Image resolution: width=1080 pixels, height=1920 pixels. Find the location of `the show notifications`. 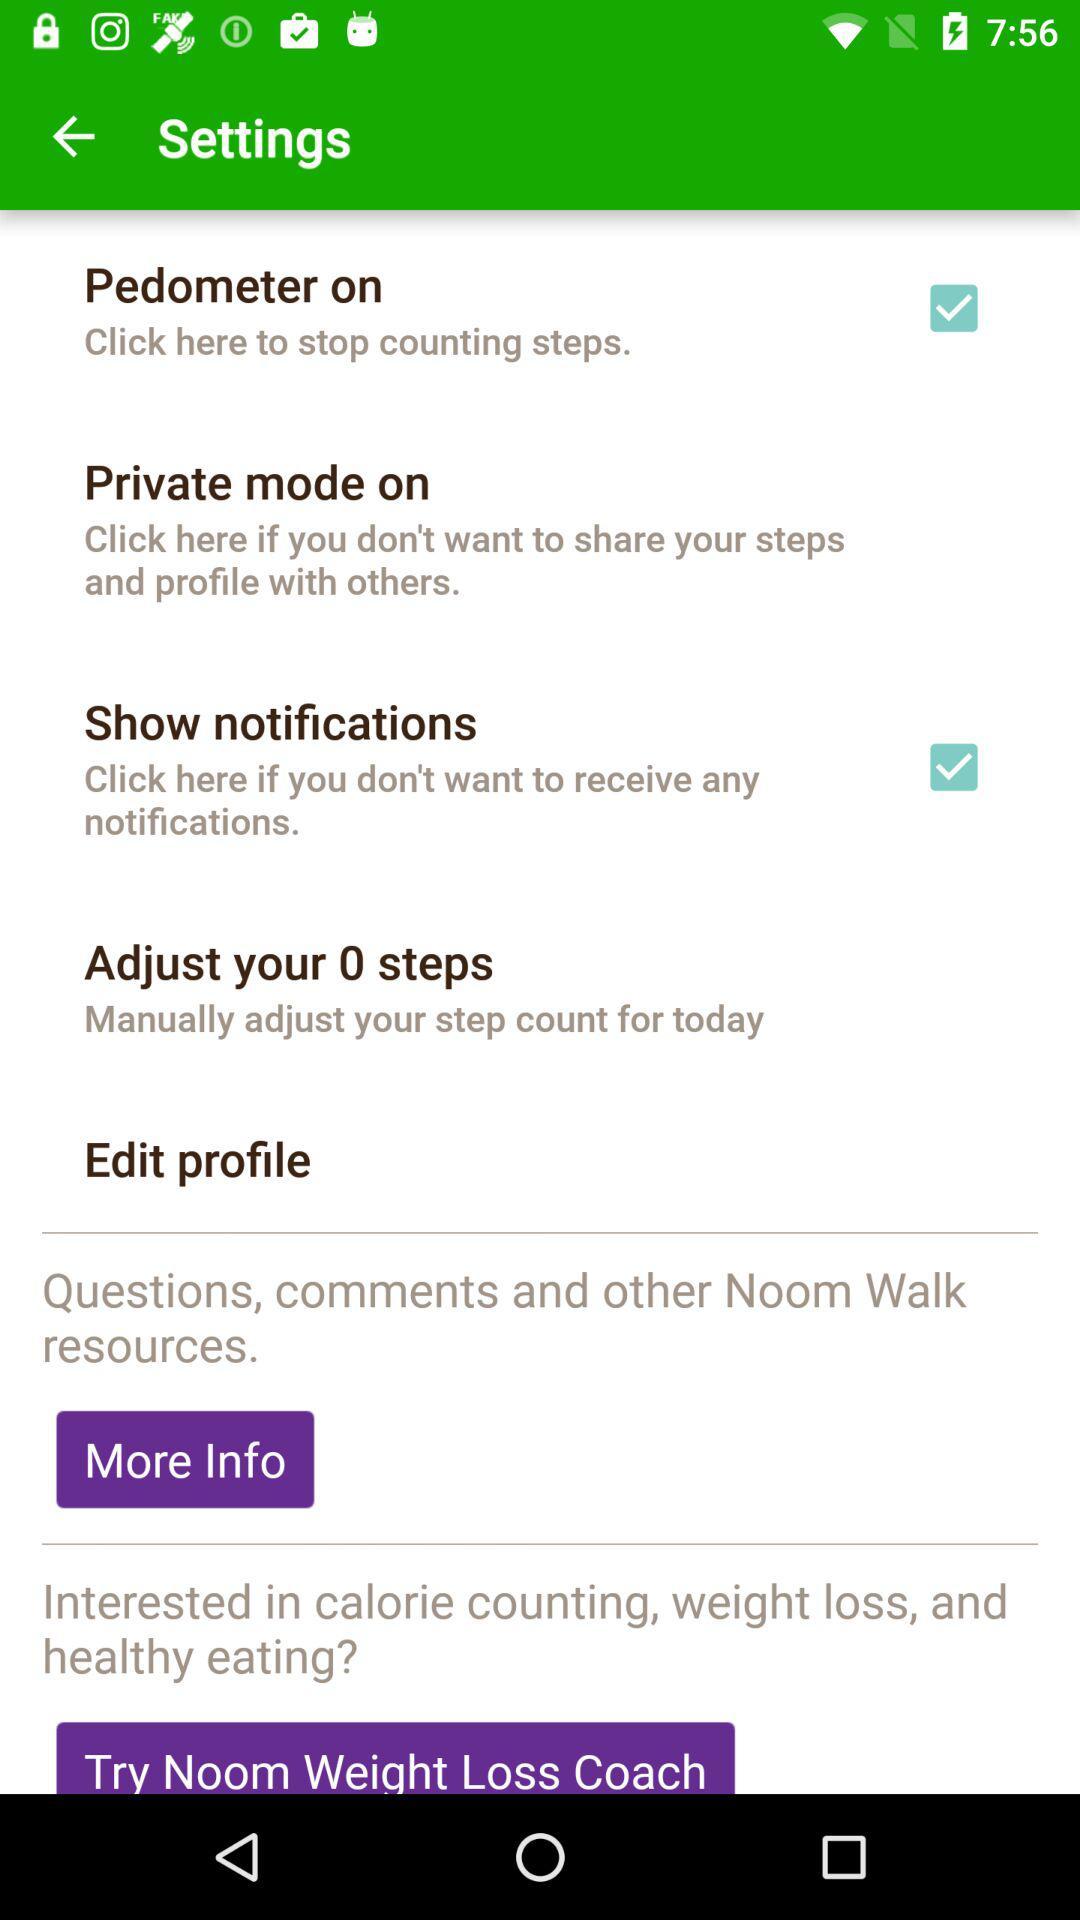

the show notifications is located at coordinates (280, 720).